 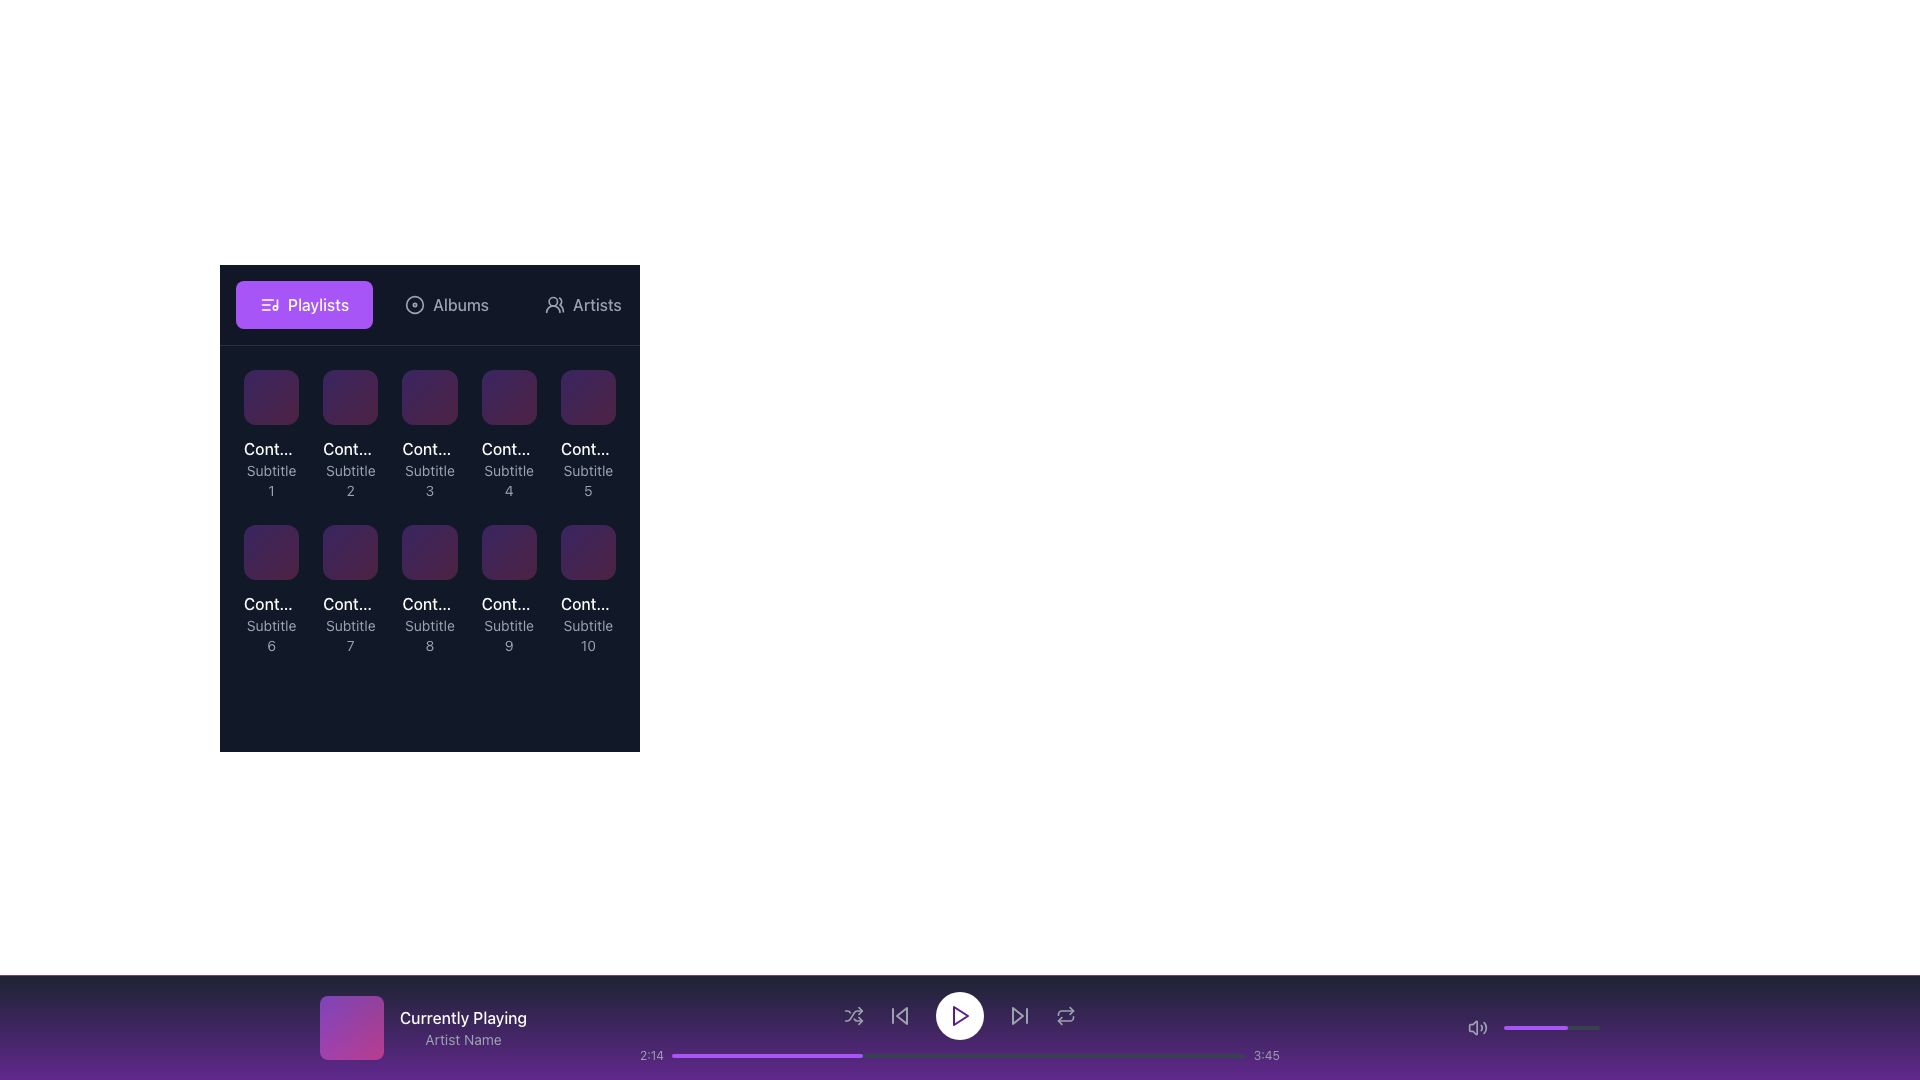 I want to click on the associated controls related, so click(x=429, y=469).